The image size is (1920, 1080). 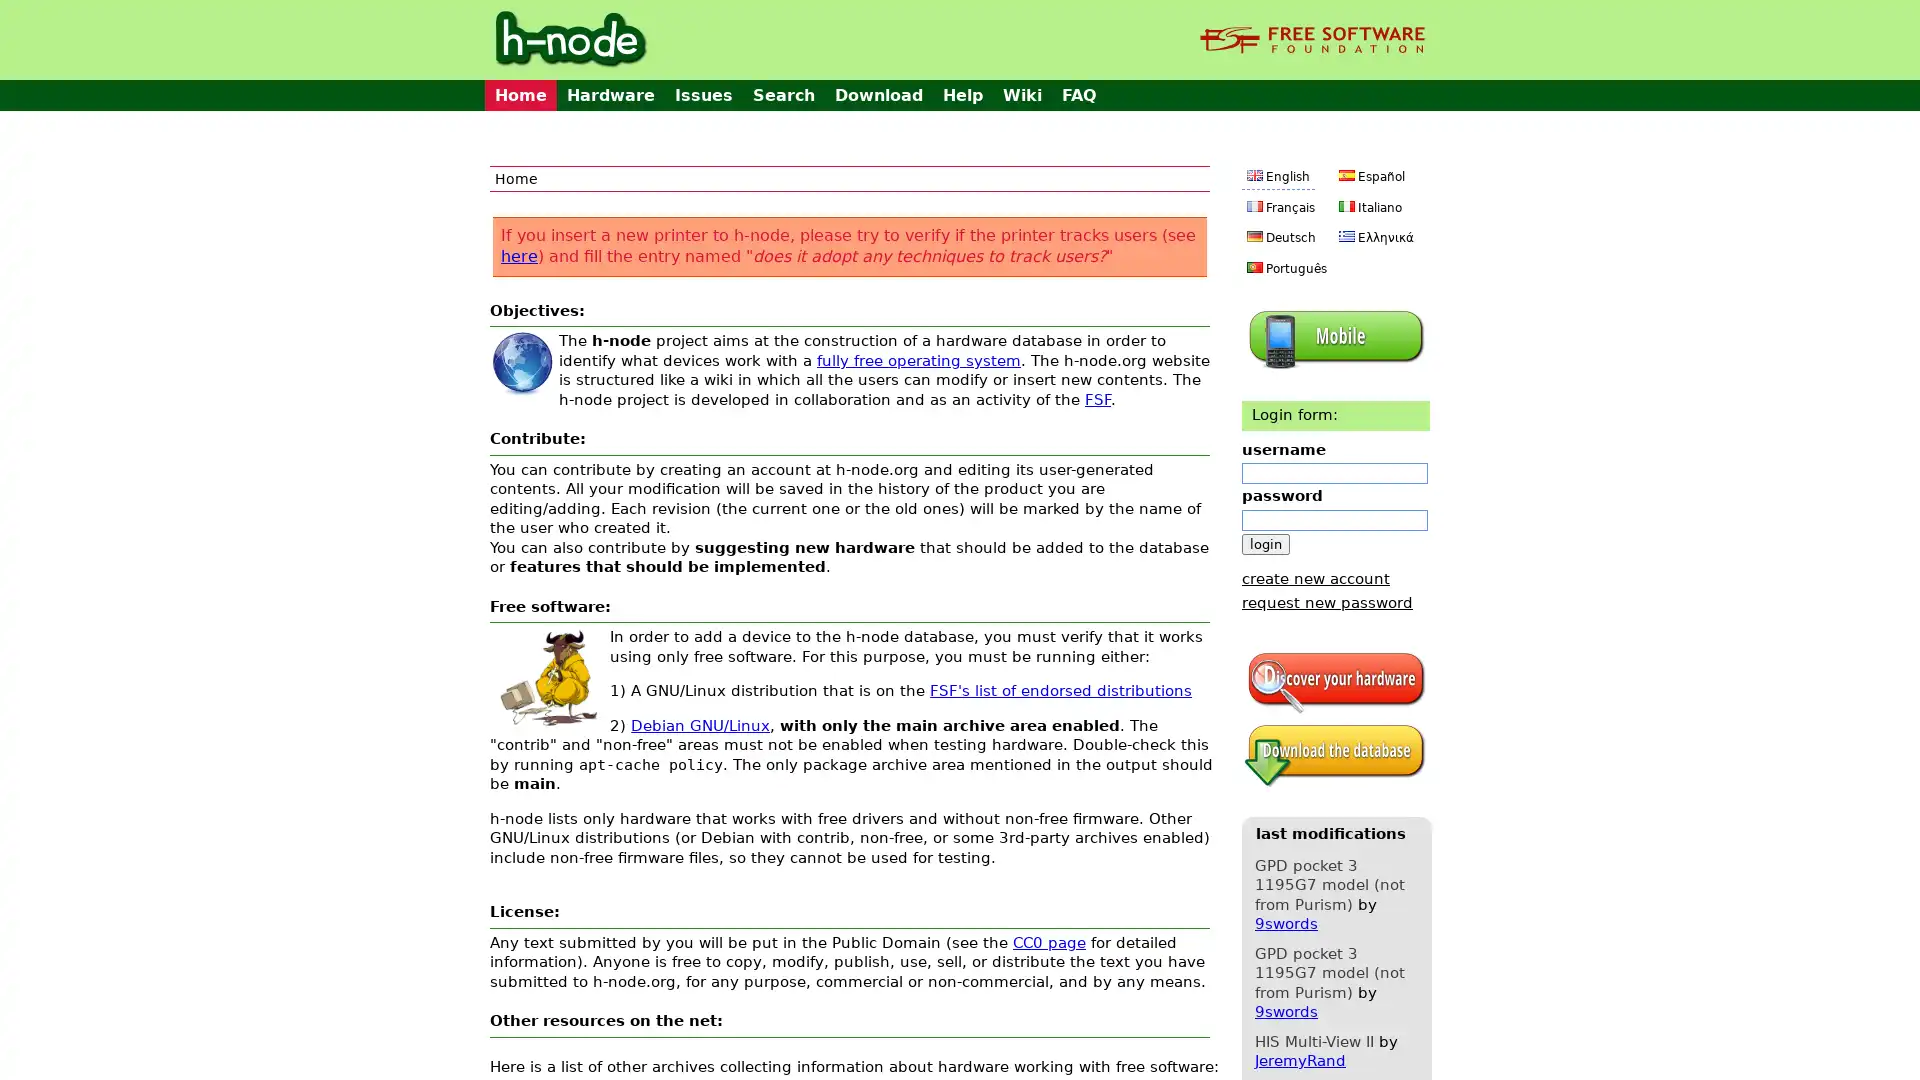 I want to click on login, so click(x=1265, y=543).